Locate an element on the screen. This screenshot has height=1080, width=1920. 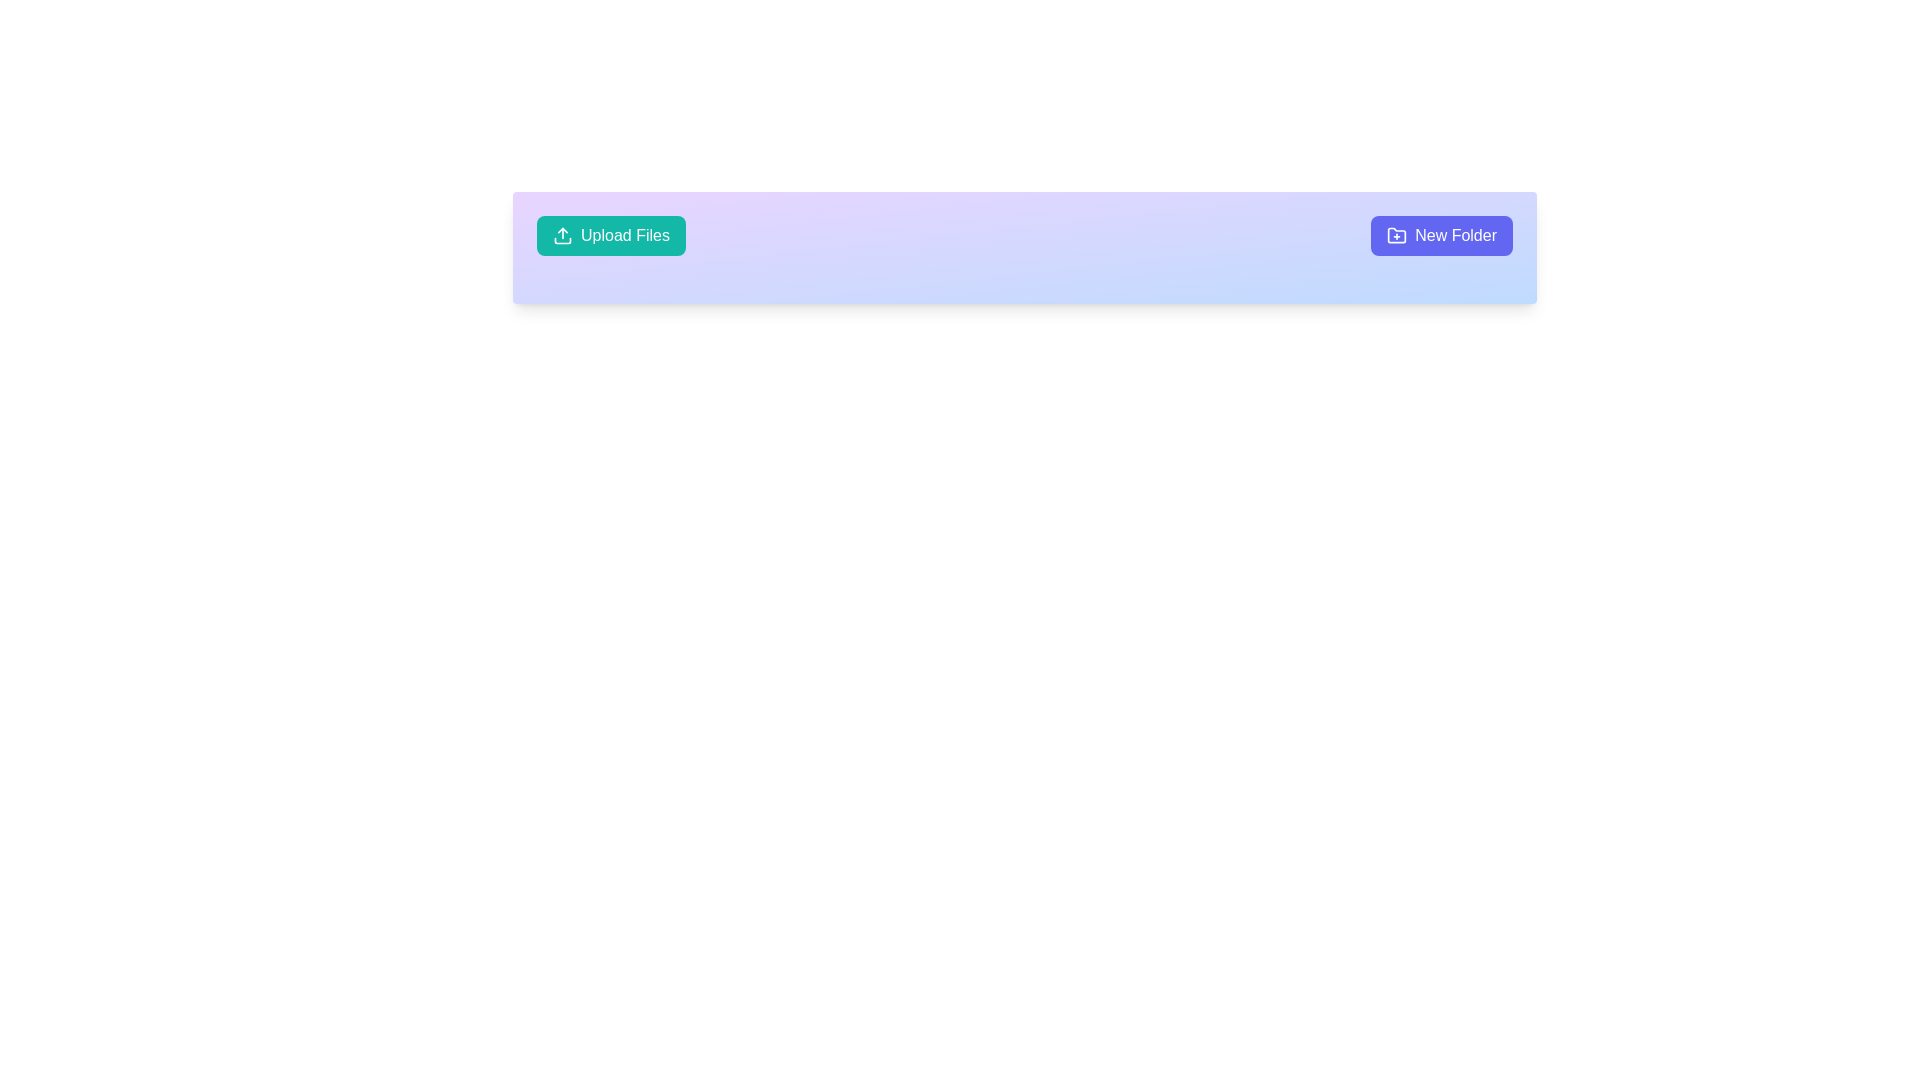
the decorative upload icon located on the leftmost part of the 'Upload Files' button in the horizontal toolbar at the top of the interface is located at coordinates (561, 234).